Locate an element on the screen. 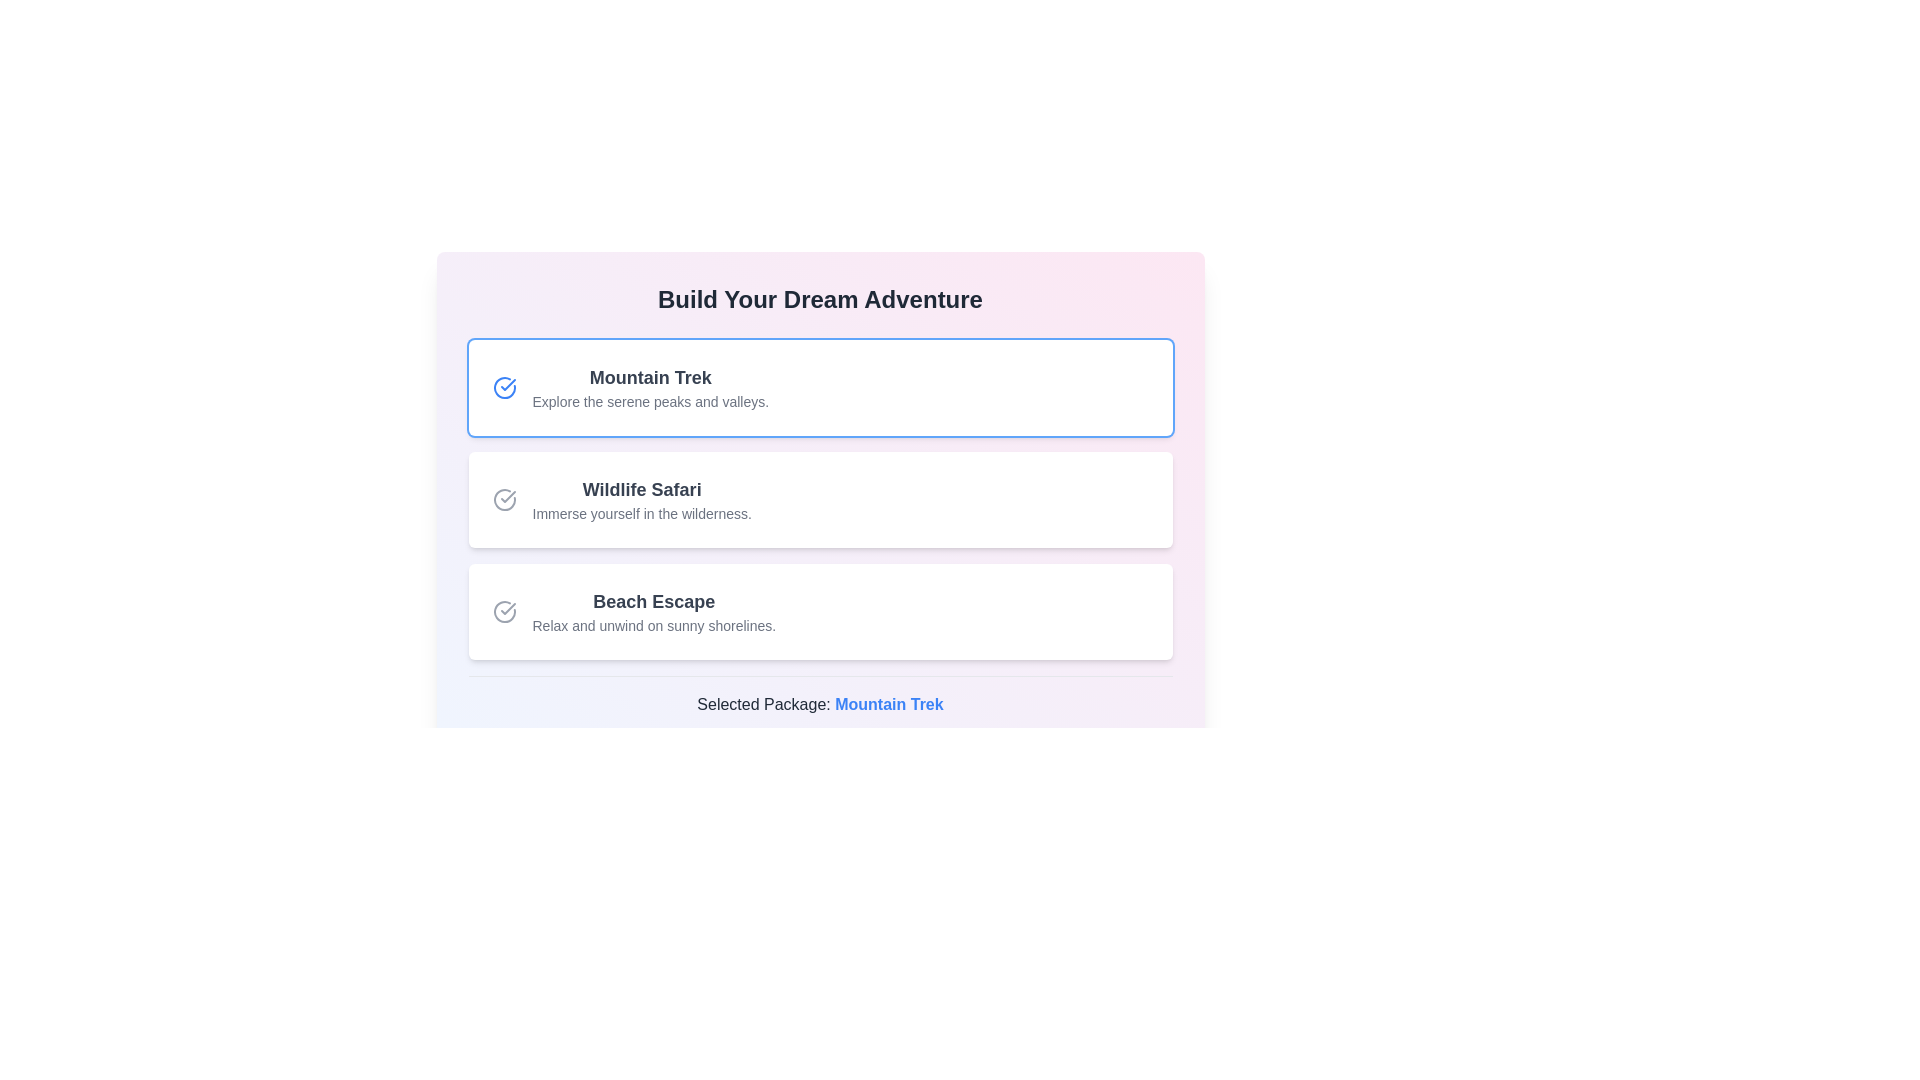 The width and height of the screenshot is (1920, 1080). the descriptive text element containing the phrase 'Immerse yourself in the wilderness.' which is styled with a smaller font size and a lighter gray color, positioned beneath the 'Wildlife Safari' heading is located at coordinates (642, 512).